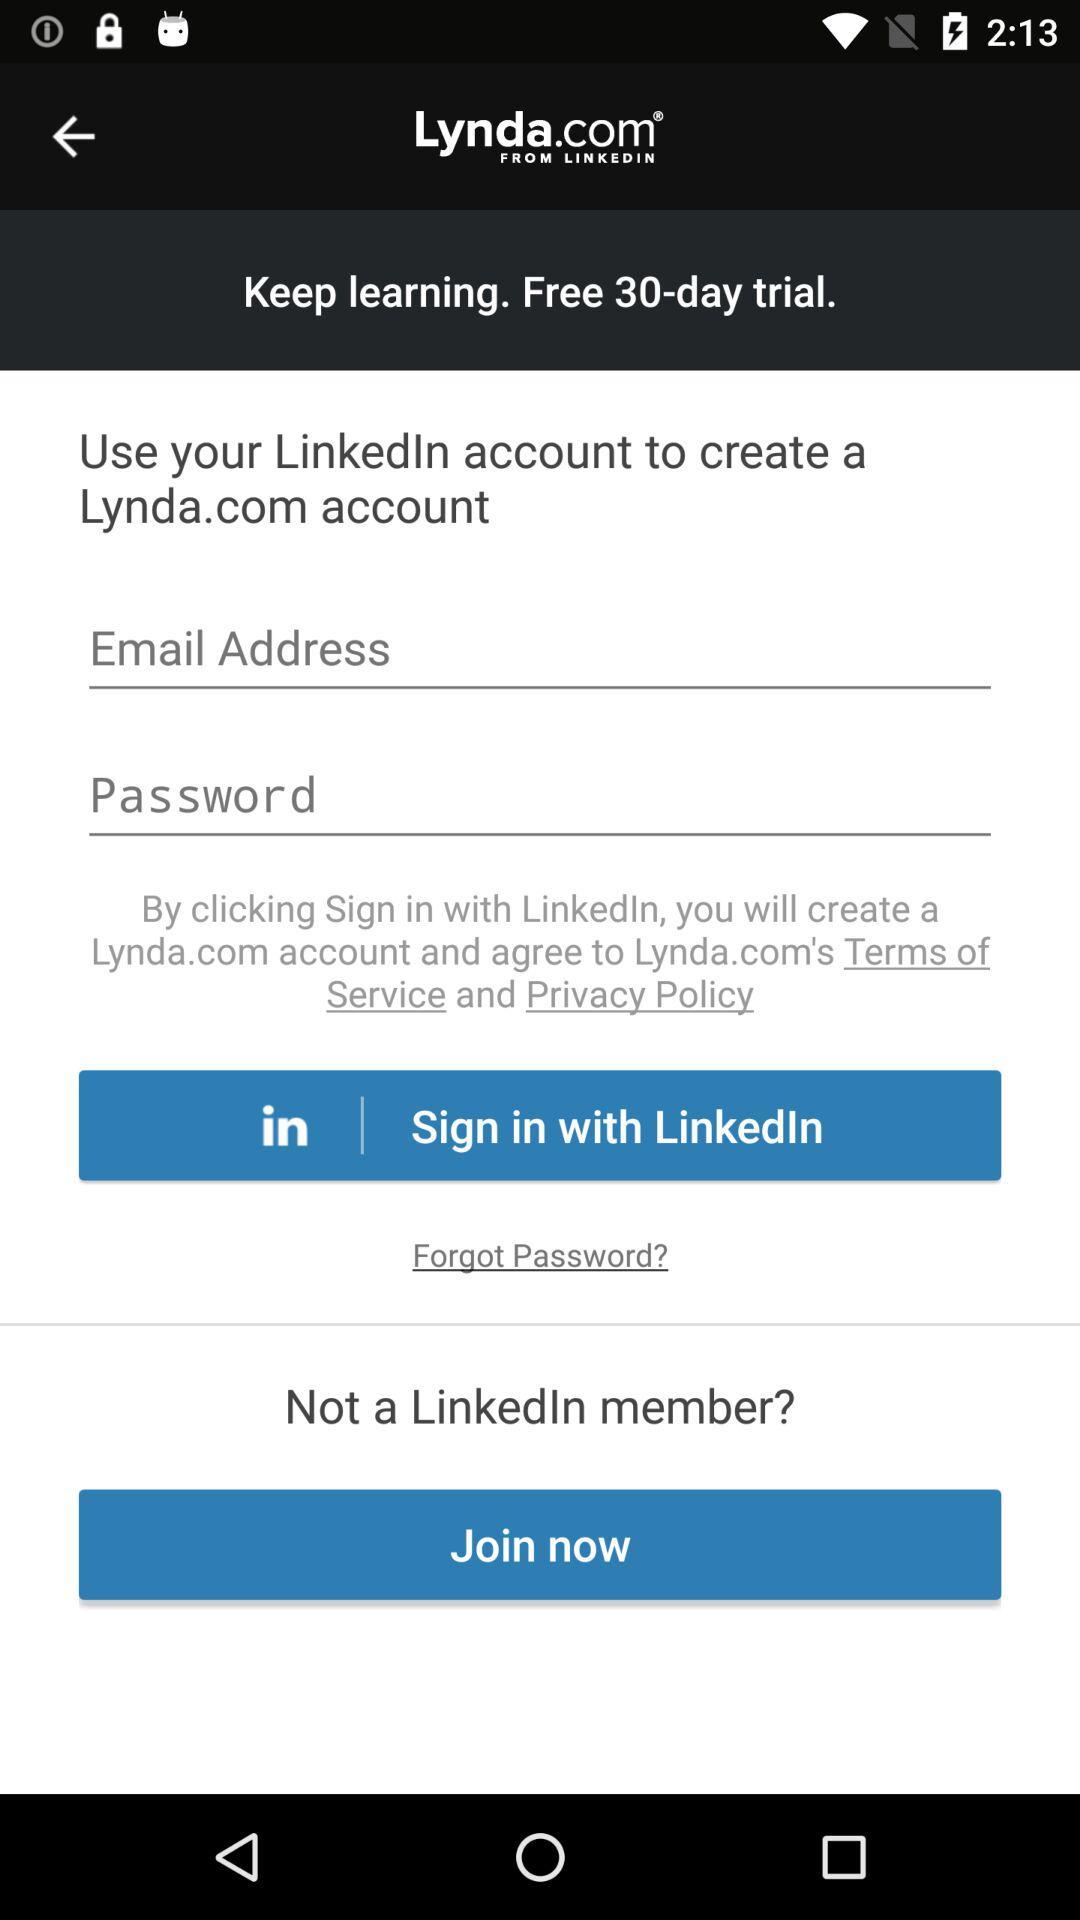 The width and height of the screenshot is (1080, 1920). What do you see at coordinates (72, 135) in the screenshot?
I see `icon at the top left corner` at bounding box center [72, 135].